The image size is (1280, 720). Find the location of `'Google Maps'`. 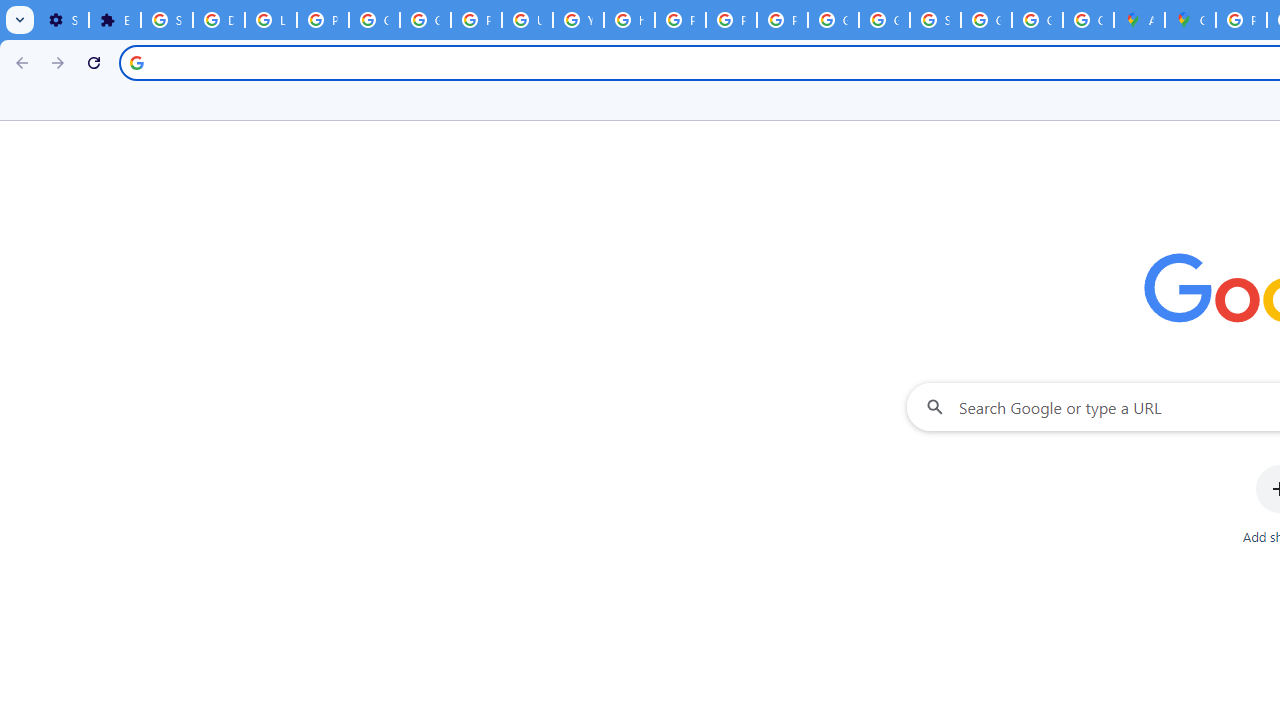

'Google Maps' is located at coordinates (1190, 20).